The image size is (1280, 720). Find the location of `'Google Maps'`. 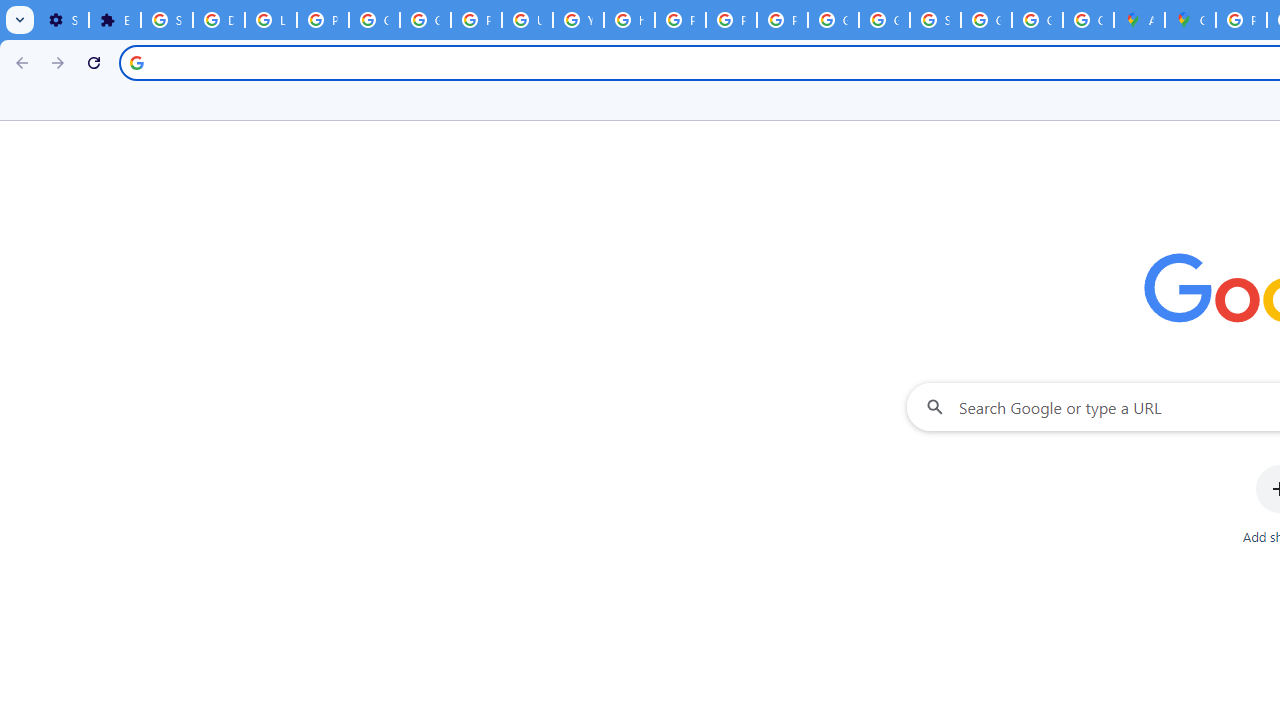

'Google Maps' is located at coordinates (1190, 20).